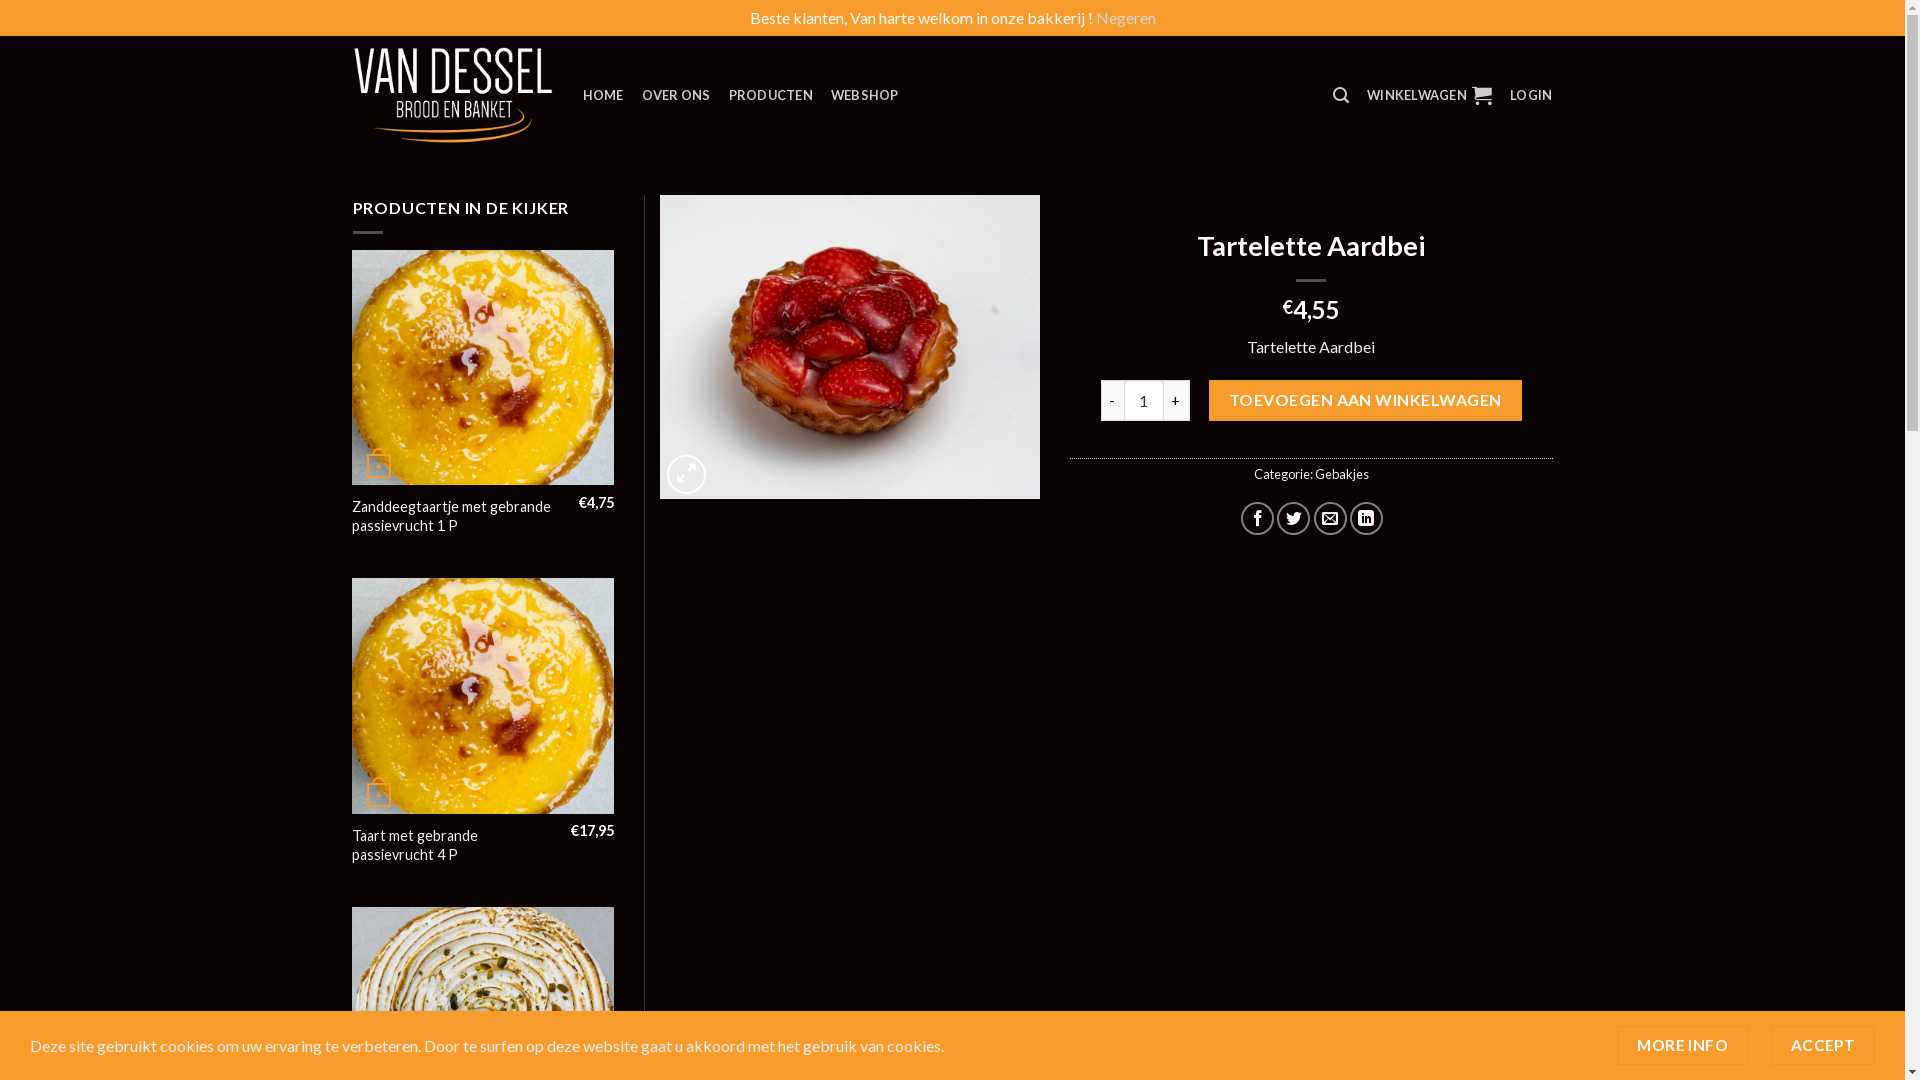 The height and width of the screenshot is (1080, 1920). What do you see at coordinates (1682, 1044) in the screenshot?
I see `'MORE INFO'` at bounding box center [1682, 1044].